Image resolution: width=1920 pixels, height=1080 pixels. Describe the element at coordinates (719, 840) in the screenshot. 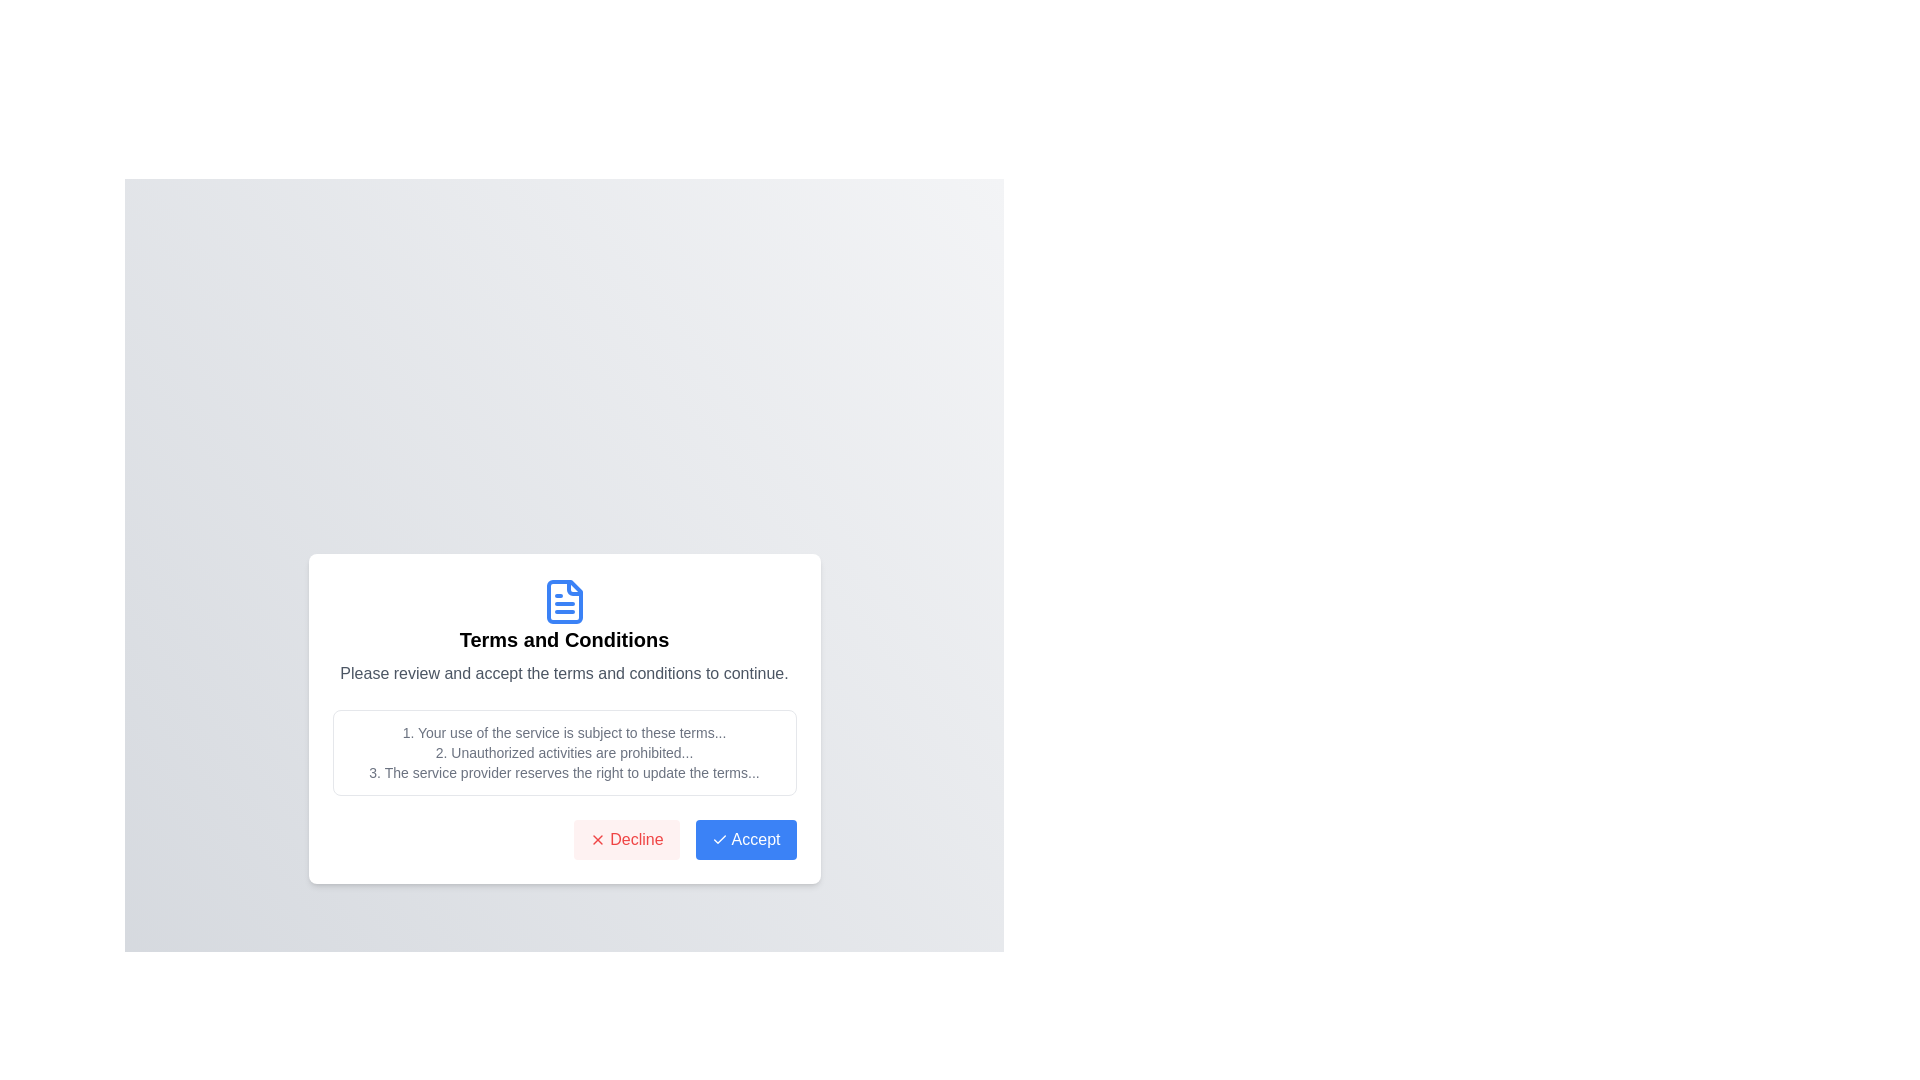

I see `the checkmark icon located inside the 'Accept' button, which indicates a positive action or confirmation` at that location.